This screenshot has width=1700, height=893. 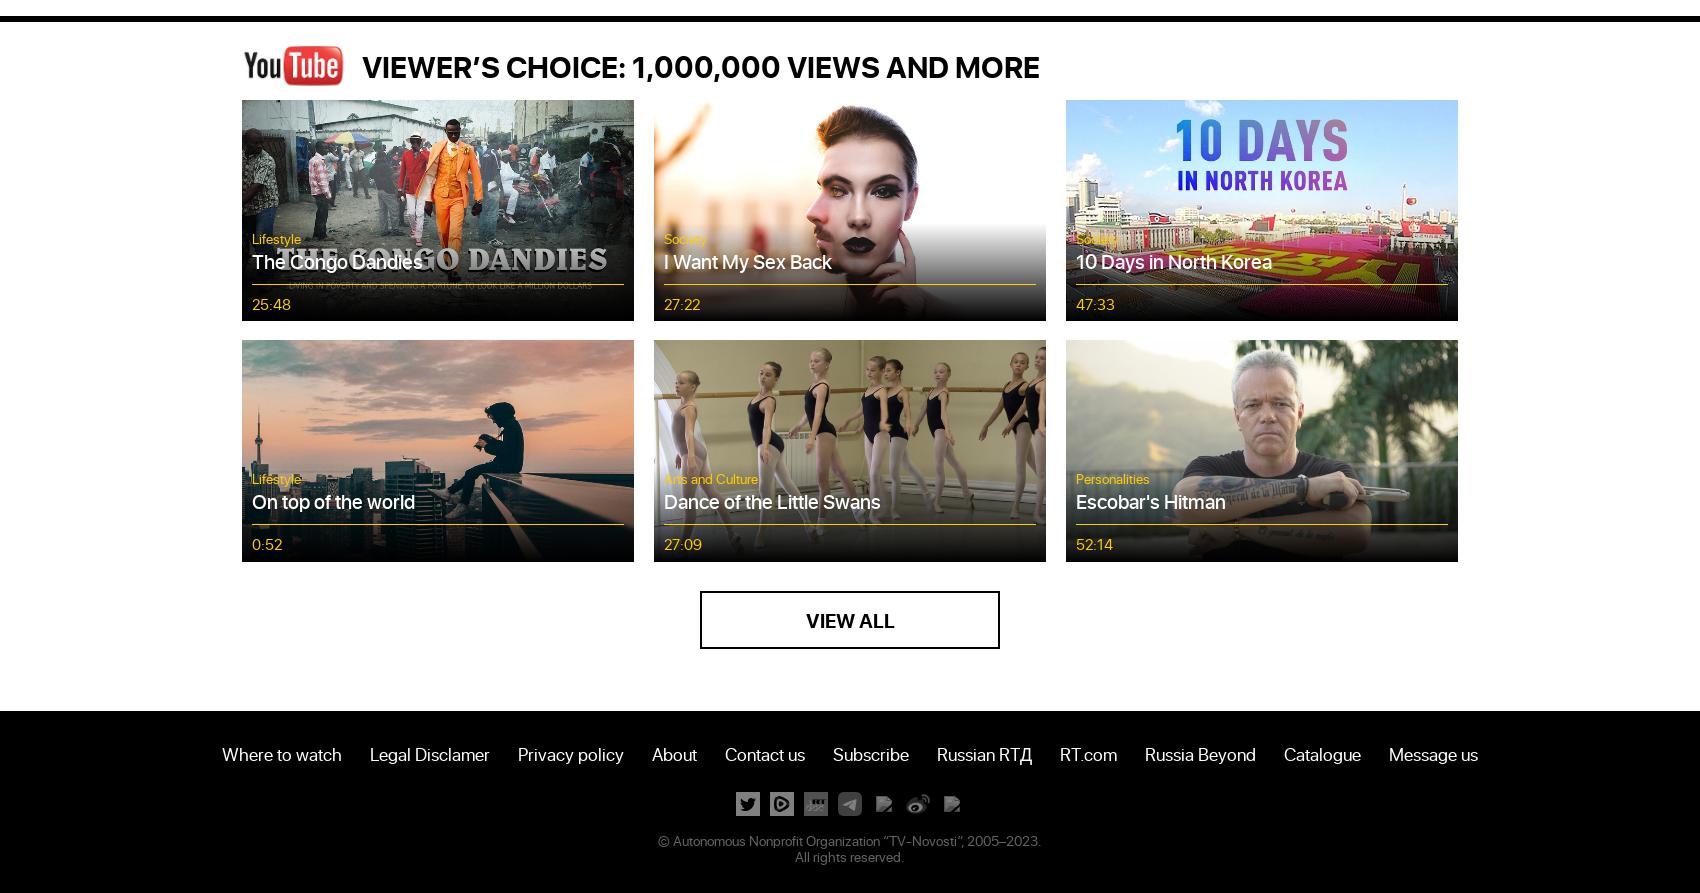 I want to click on 'About', so click(x=673, y=751).